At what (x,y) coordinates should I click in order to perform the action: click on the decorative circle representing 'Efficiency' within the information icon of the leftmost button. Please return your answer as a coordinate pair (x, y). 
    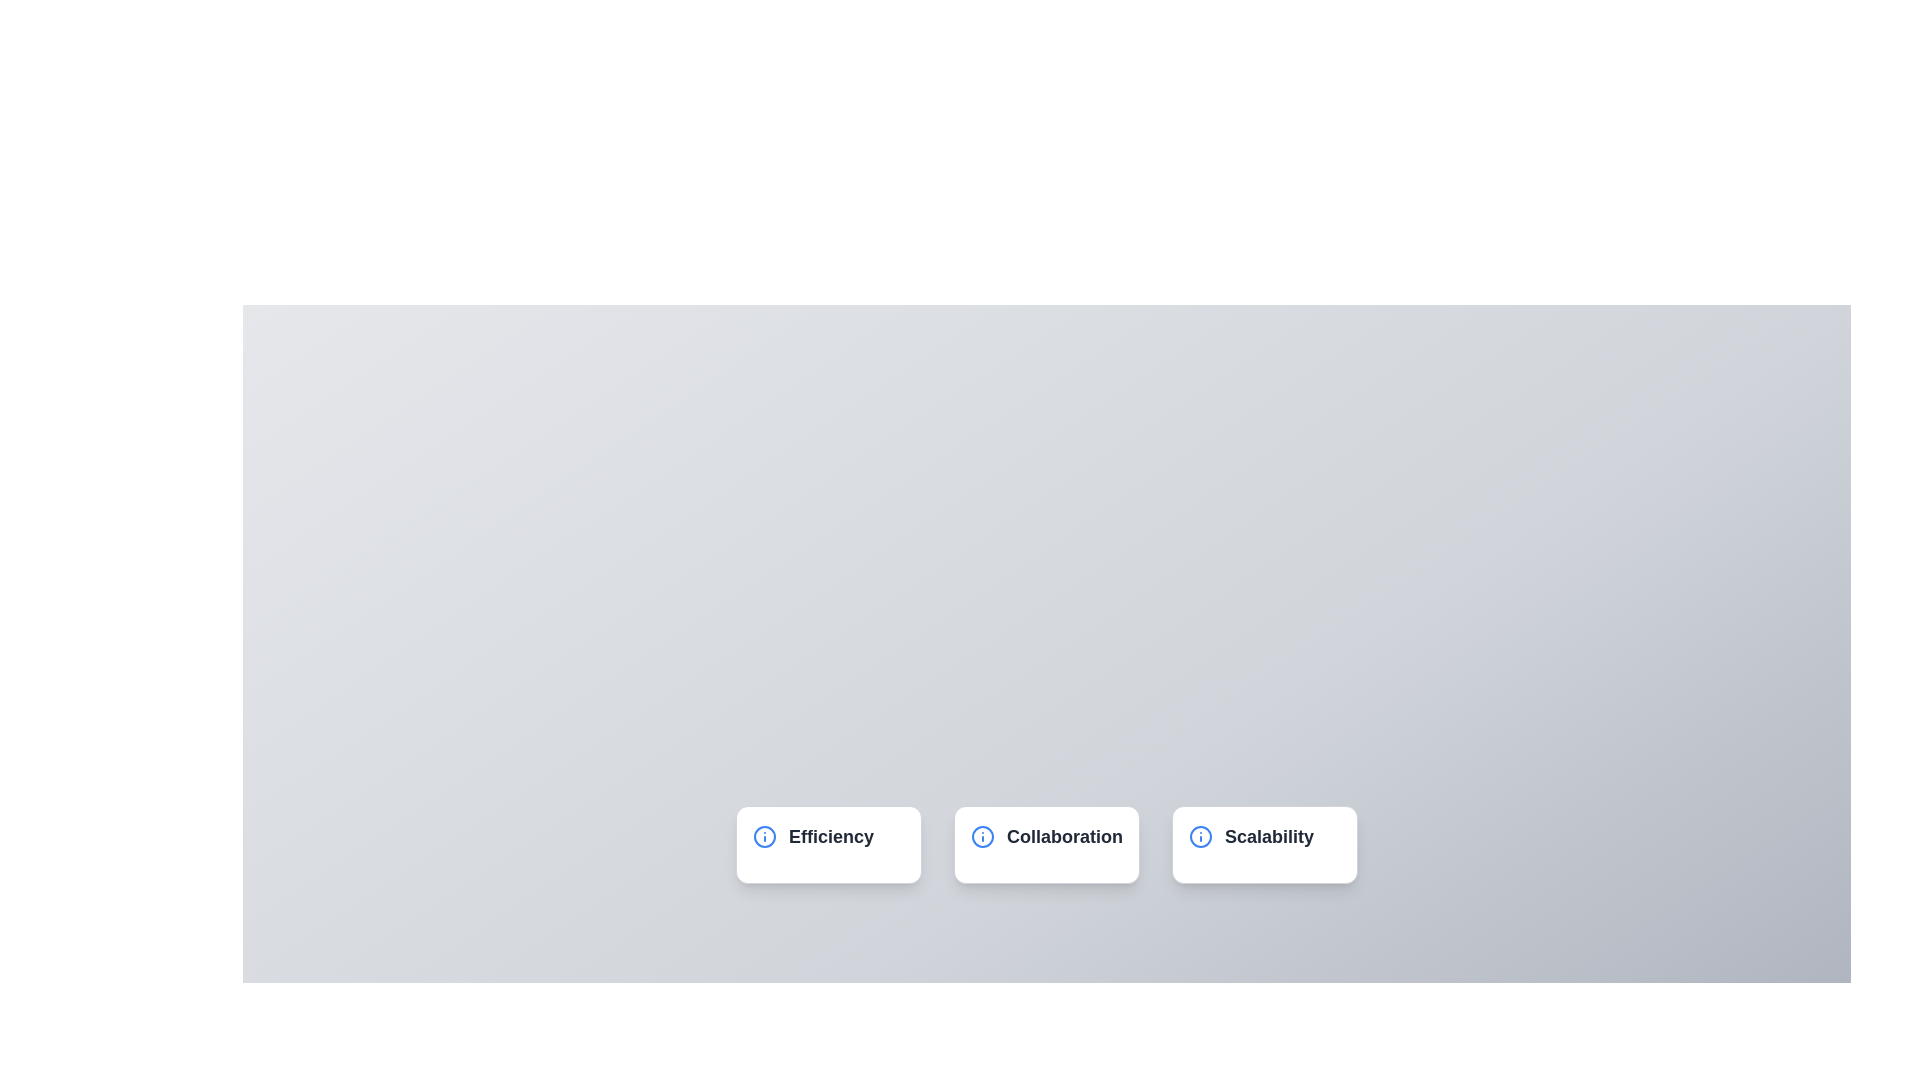
    Looking at the image, I should click on (763, 837).